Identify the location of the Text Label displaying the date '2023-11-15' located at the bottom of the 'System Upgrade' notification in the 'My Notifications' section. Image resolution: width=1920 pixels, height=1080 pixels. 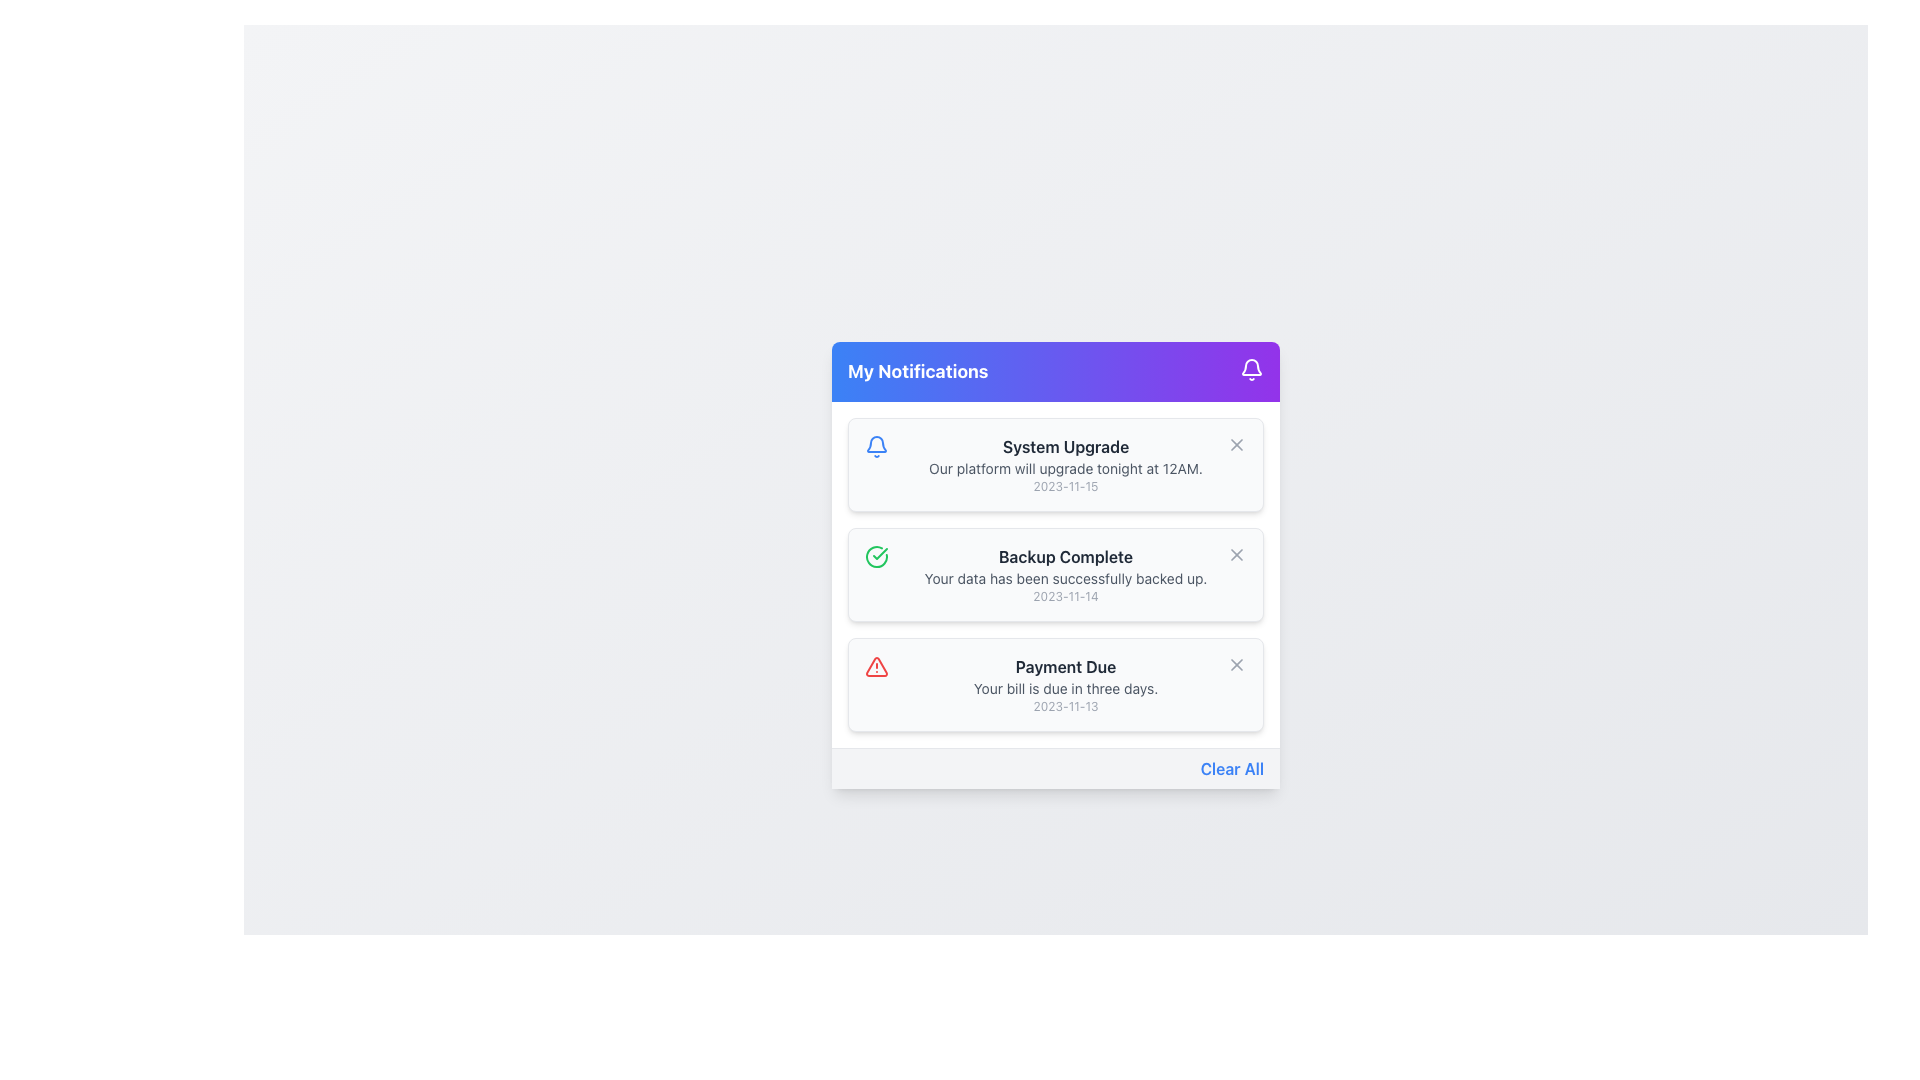
(1064, 486).